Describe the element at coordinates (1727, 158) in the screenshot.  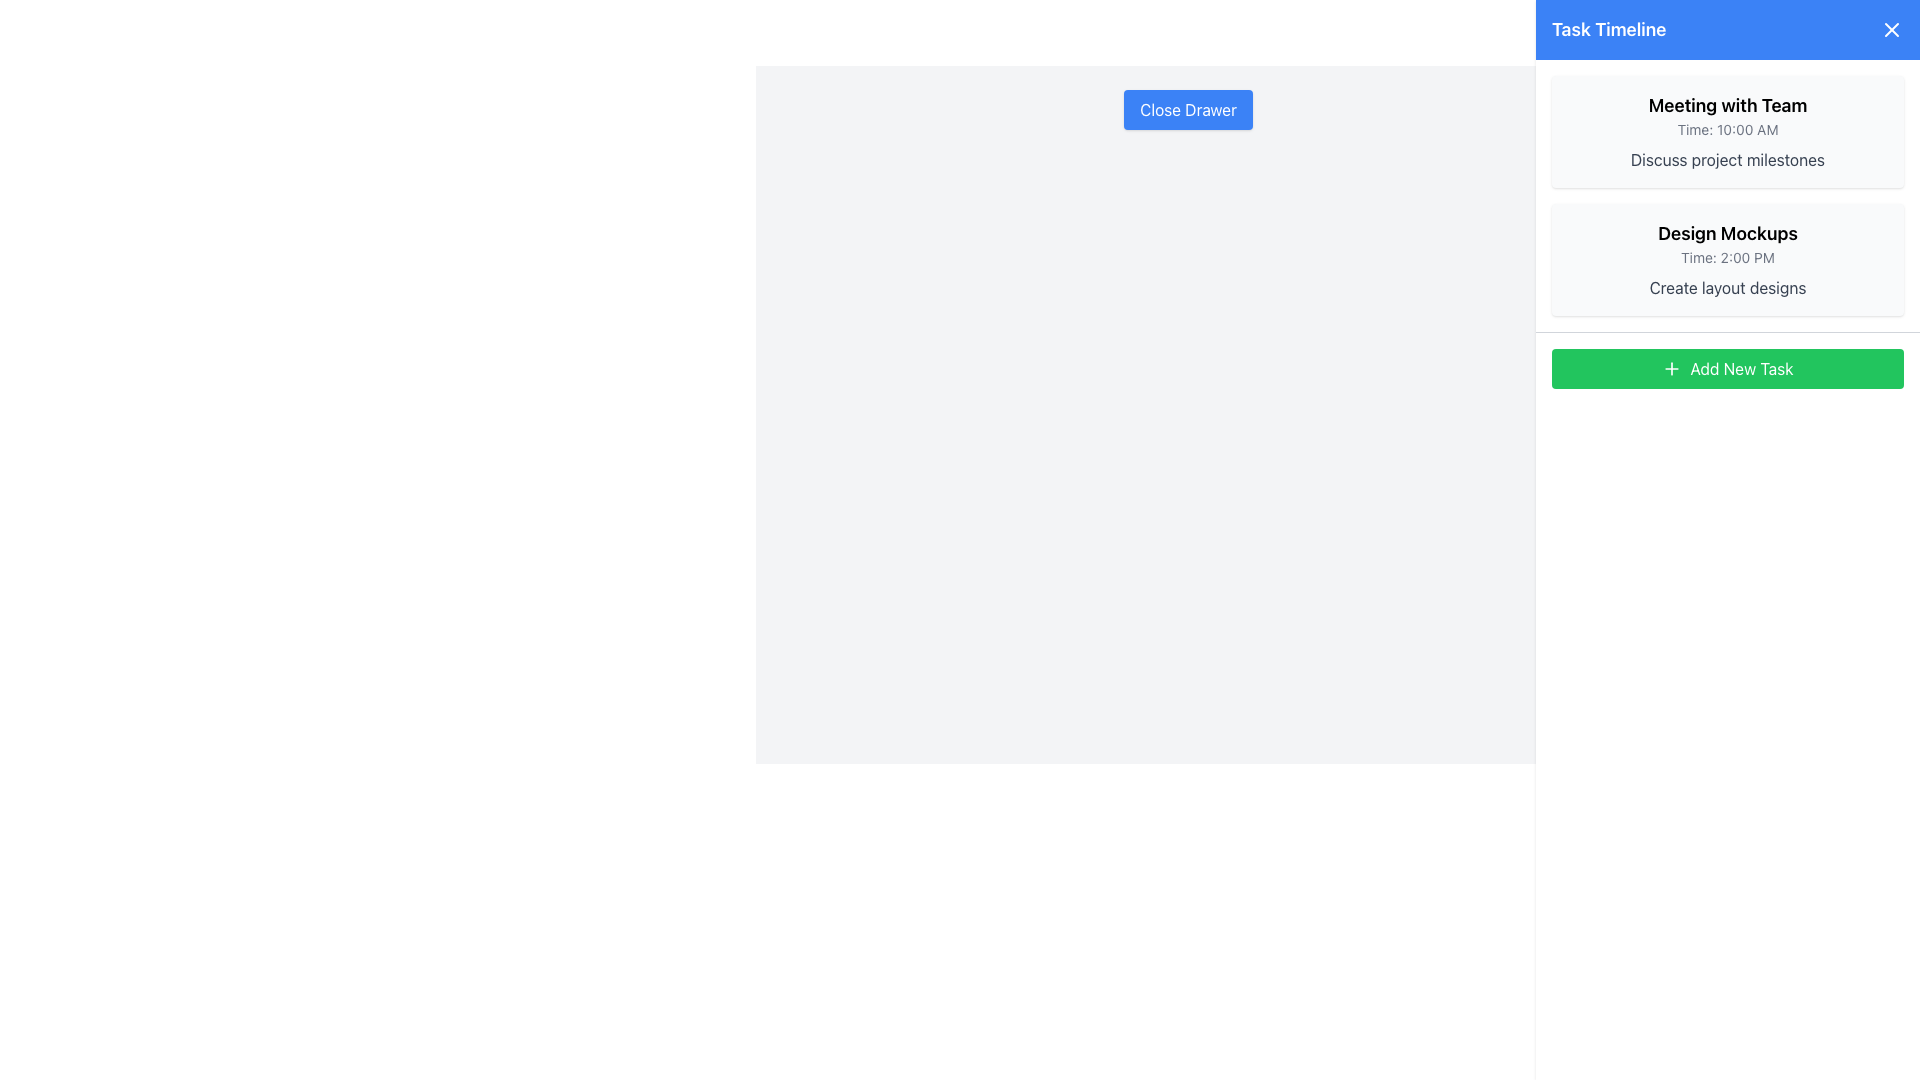
I see `the Text label that serves as a description for the 'Meeting with Team' task, located below the 'Time: 10:00 AM' sub-element in the right-hand side panel` at that location.